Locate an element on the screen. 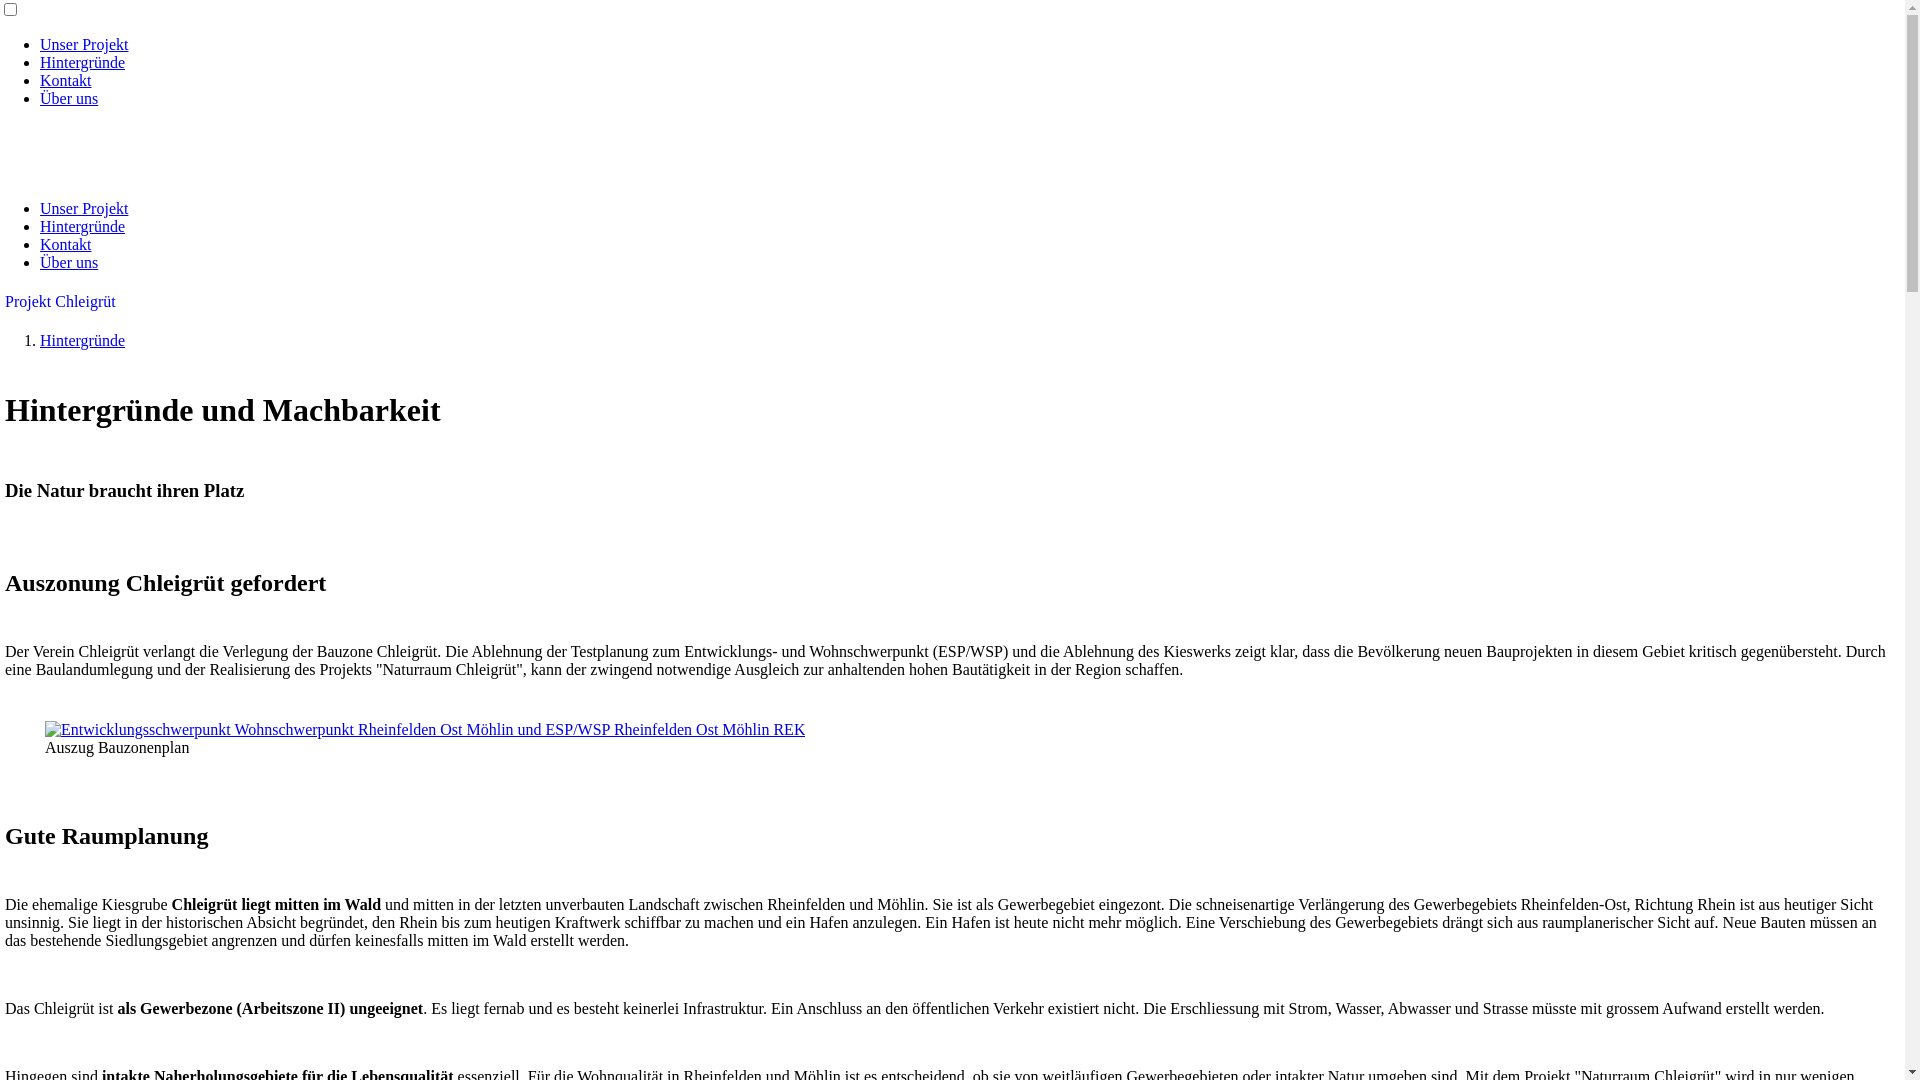  'Kontakt' is located at coordinates (66, 243).